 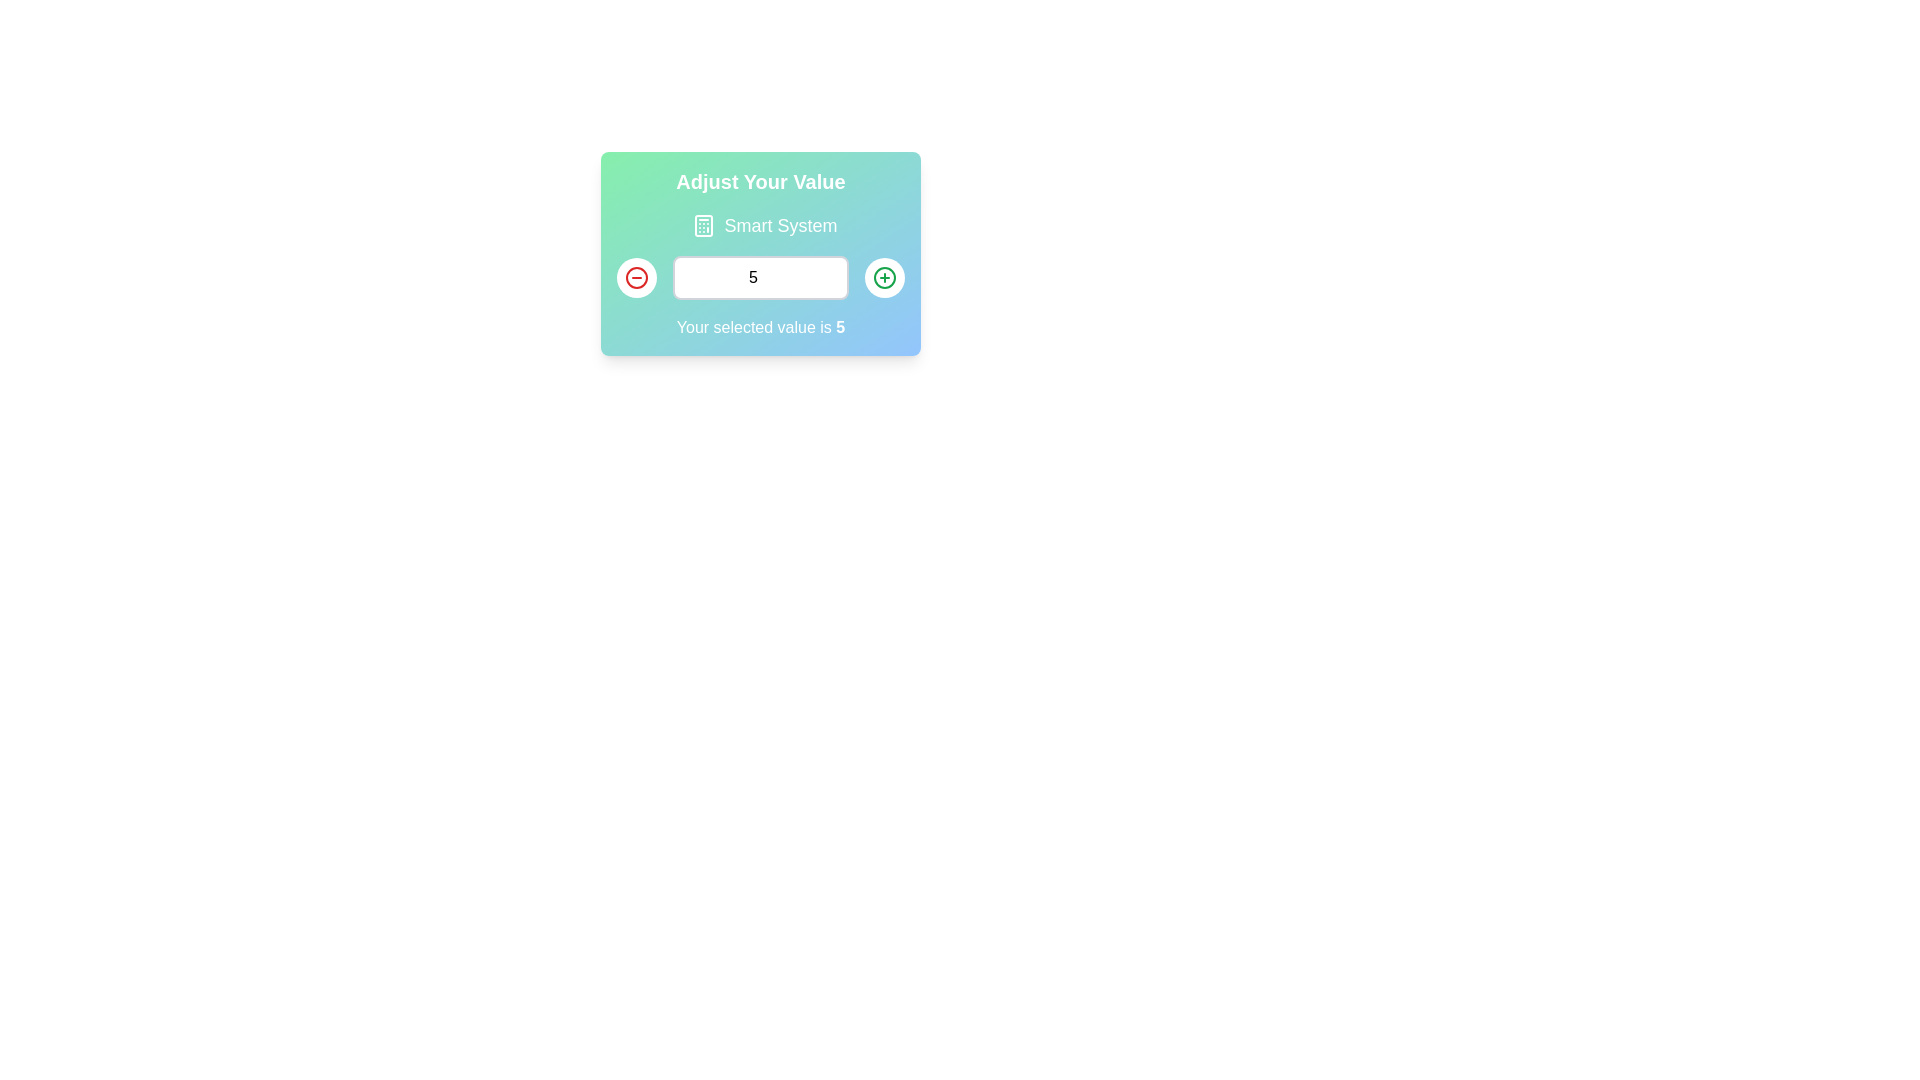 I want to click on the decorative calculator icon, which features a clean and minimalistic design with a white color scheme, located to the left of the 'Smart System' text, so click(x=704, y=225).